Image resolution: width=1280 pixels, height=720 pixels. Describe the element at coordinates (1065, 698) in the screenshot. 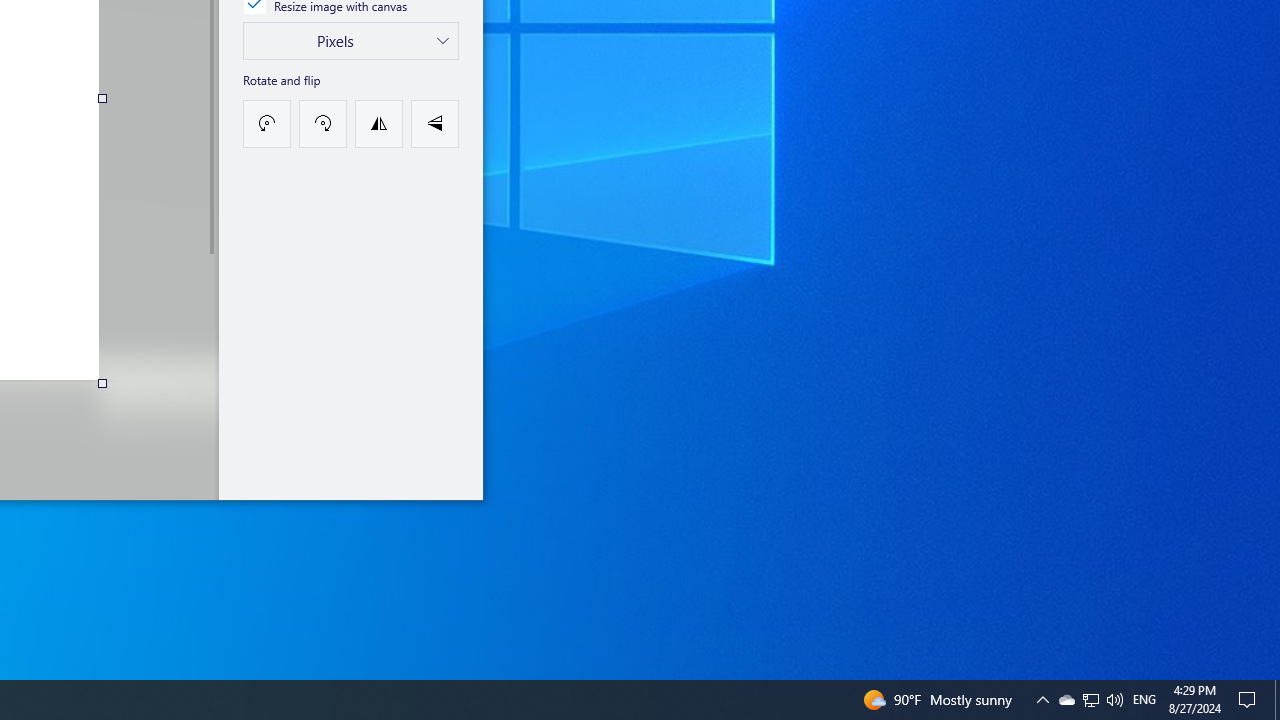

I see `'Q2790: 100%'` at that location.